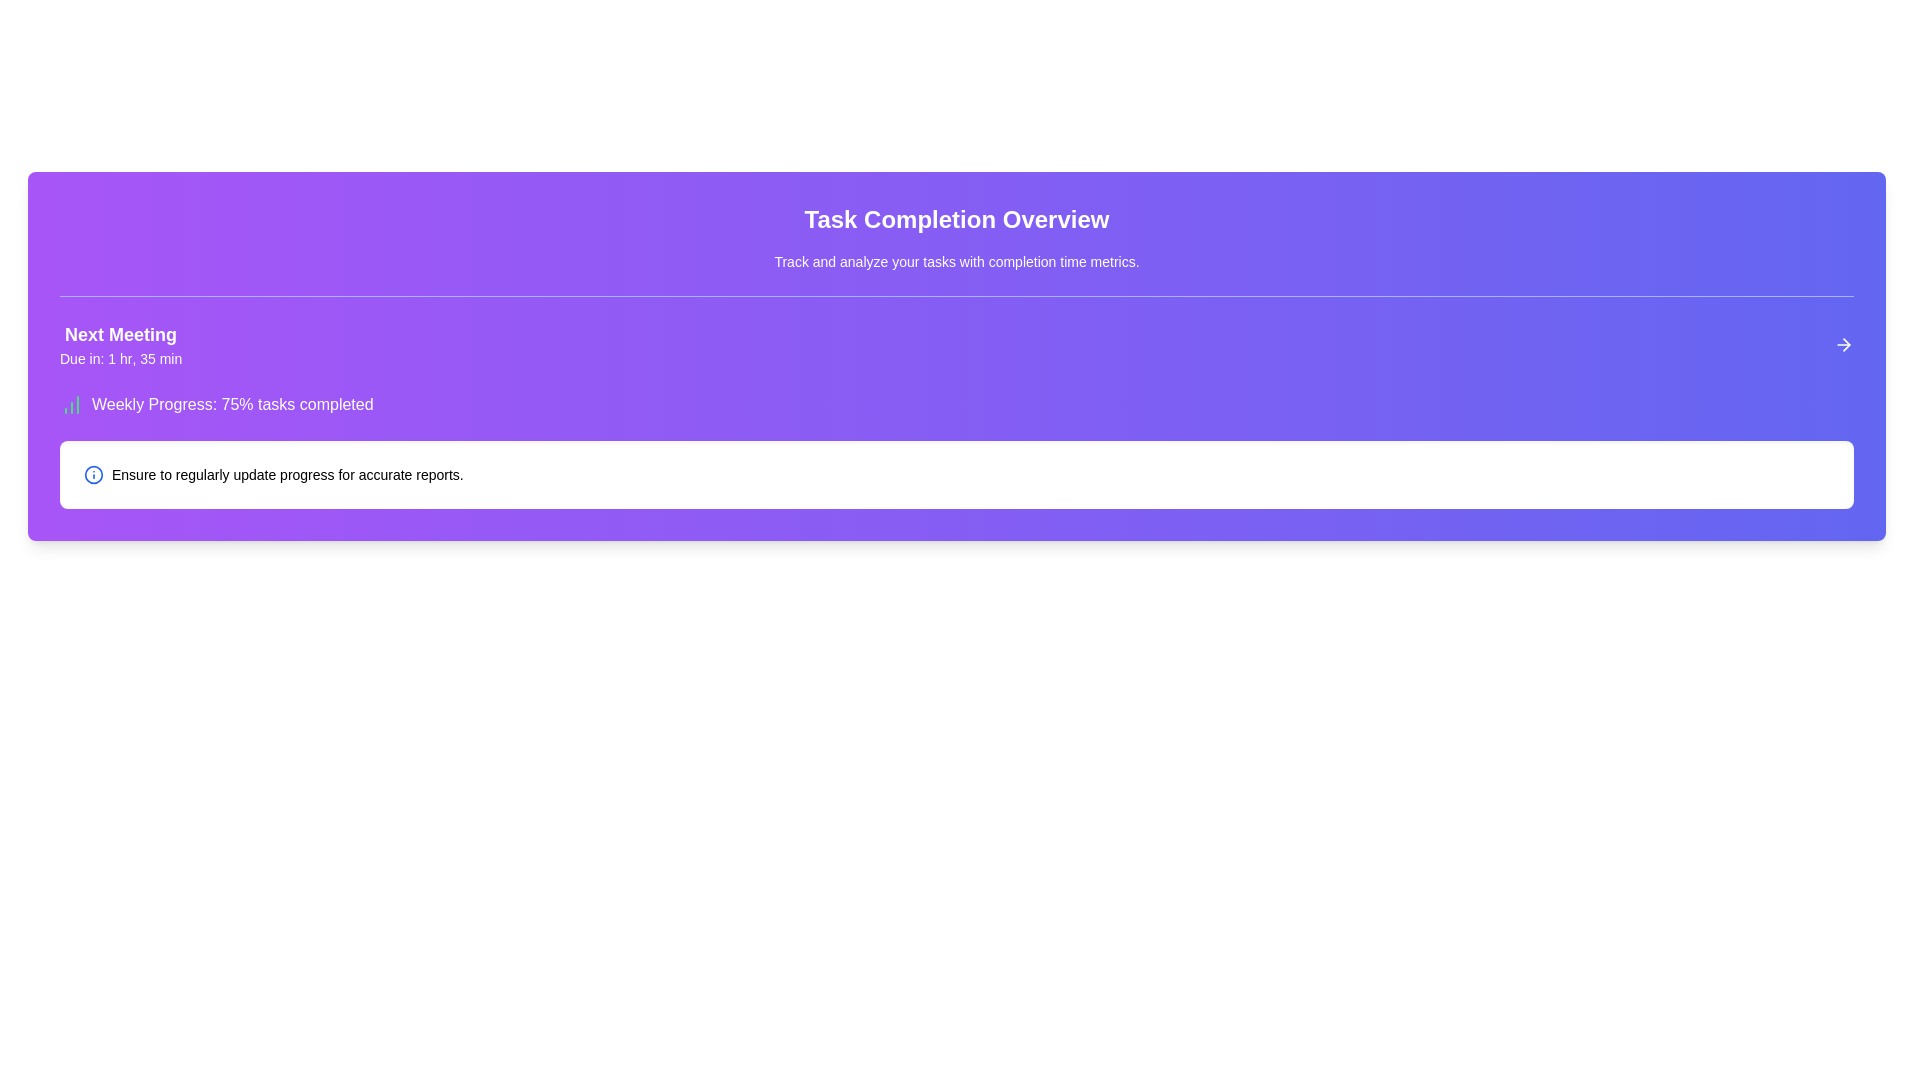 The image size is (1920, 1080). Describe the element at coordinates (125, 357) in the screenshot. I see `the text label 'hr' in the timer indicating hours in 'Due in: 1 hr, 35 min', which is visually positioned near the top left of the central purple box` at that location.